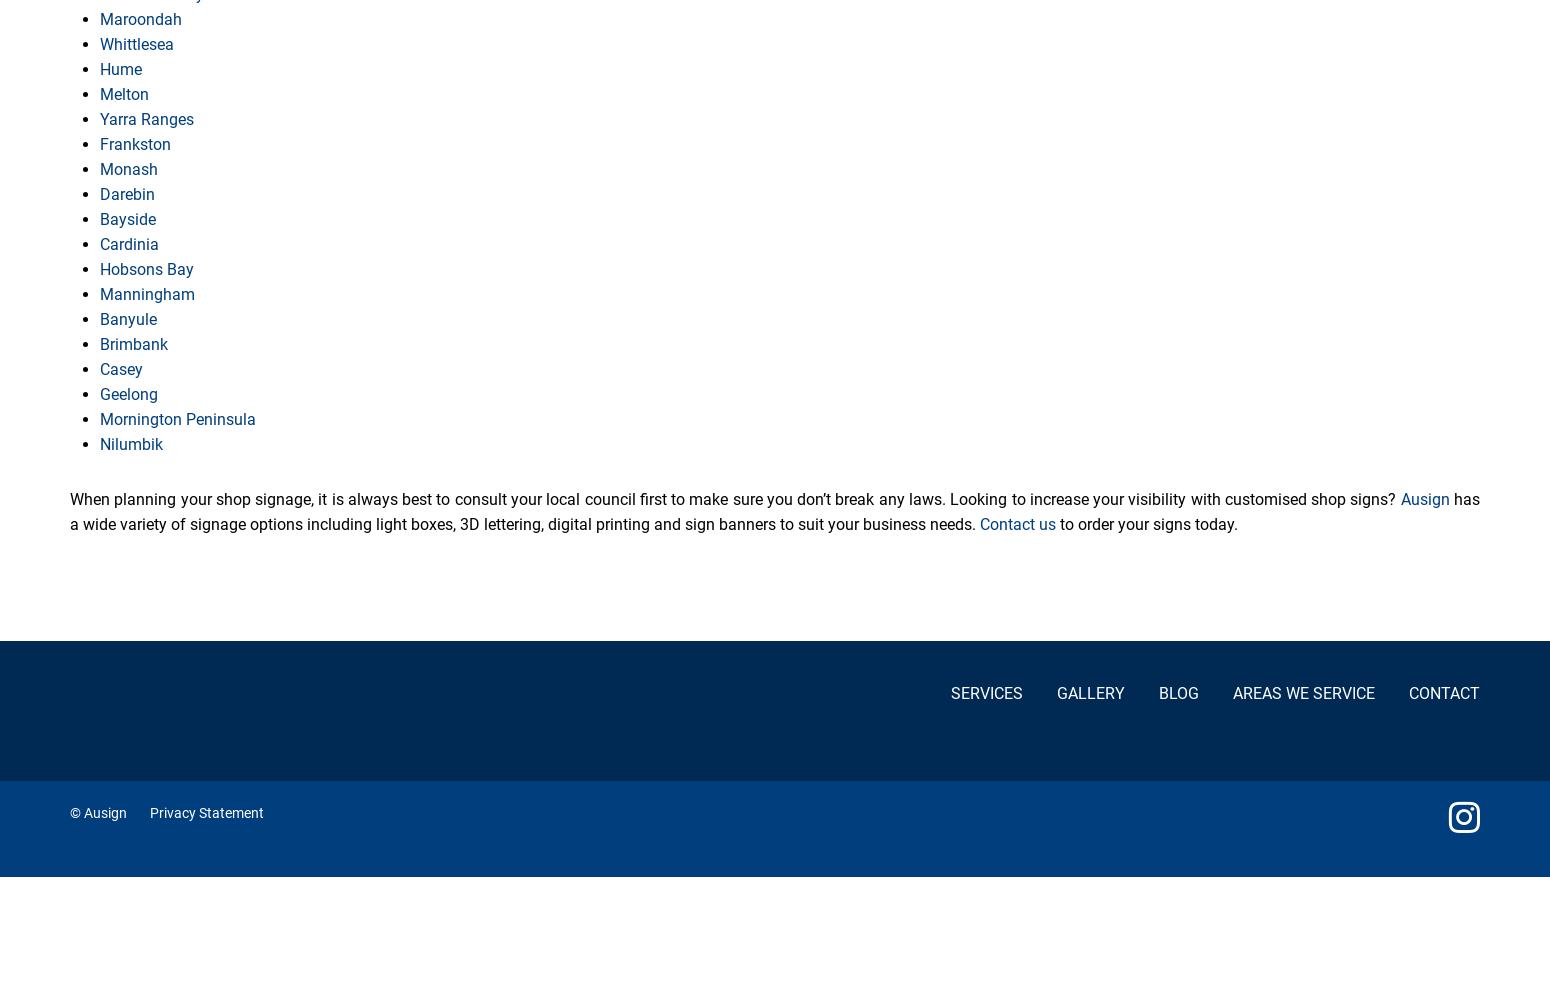 The image size is (1550, 1000). What do you see at coordinates (99, 443) in the screenshot?
I see `'Nilumbik'` at bounding box center [99, 443].